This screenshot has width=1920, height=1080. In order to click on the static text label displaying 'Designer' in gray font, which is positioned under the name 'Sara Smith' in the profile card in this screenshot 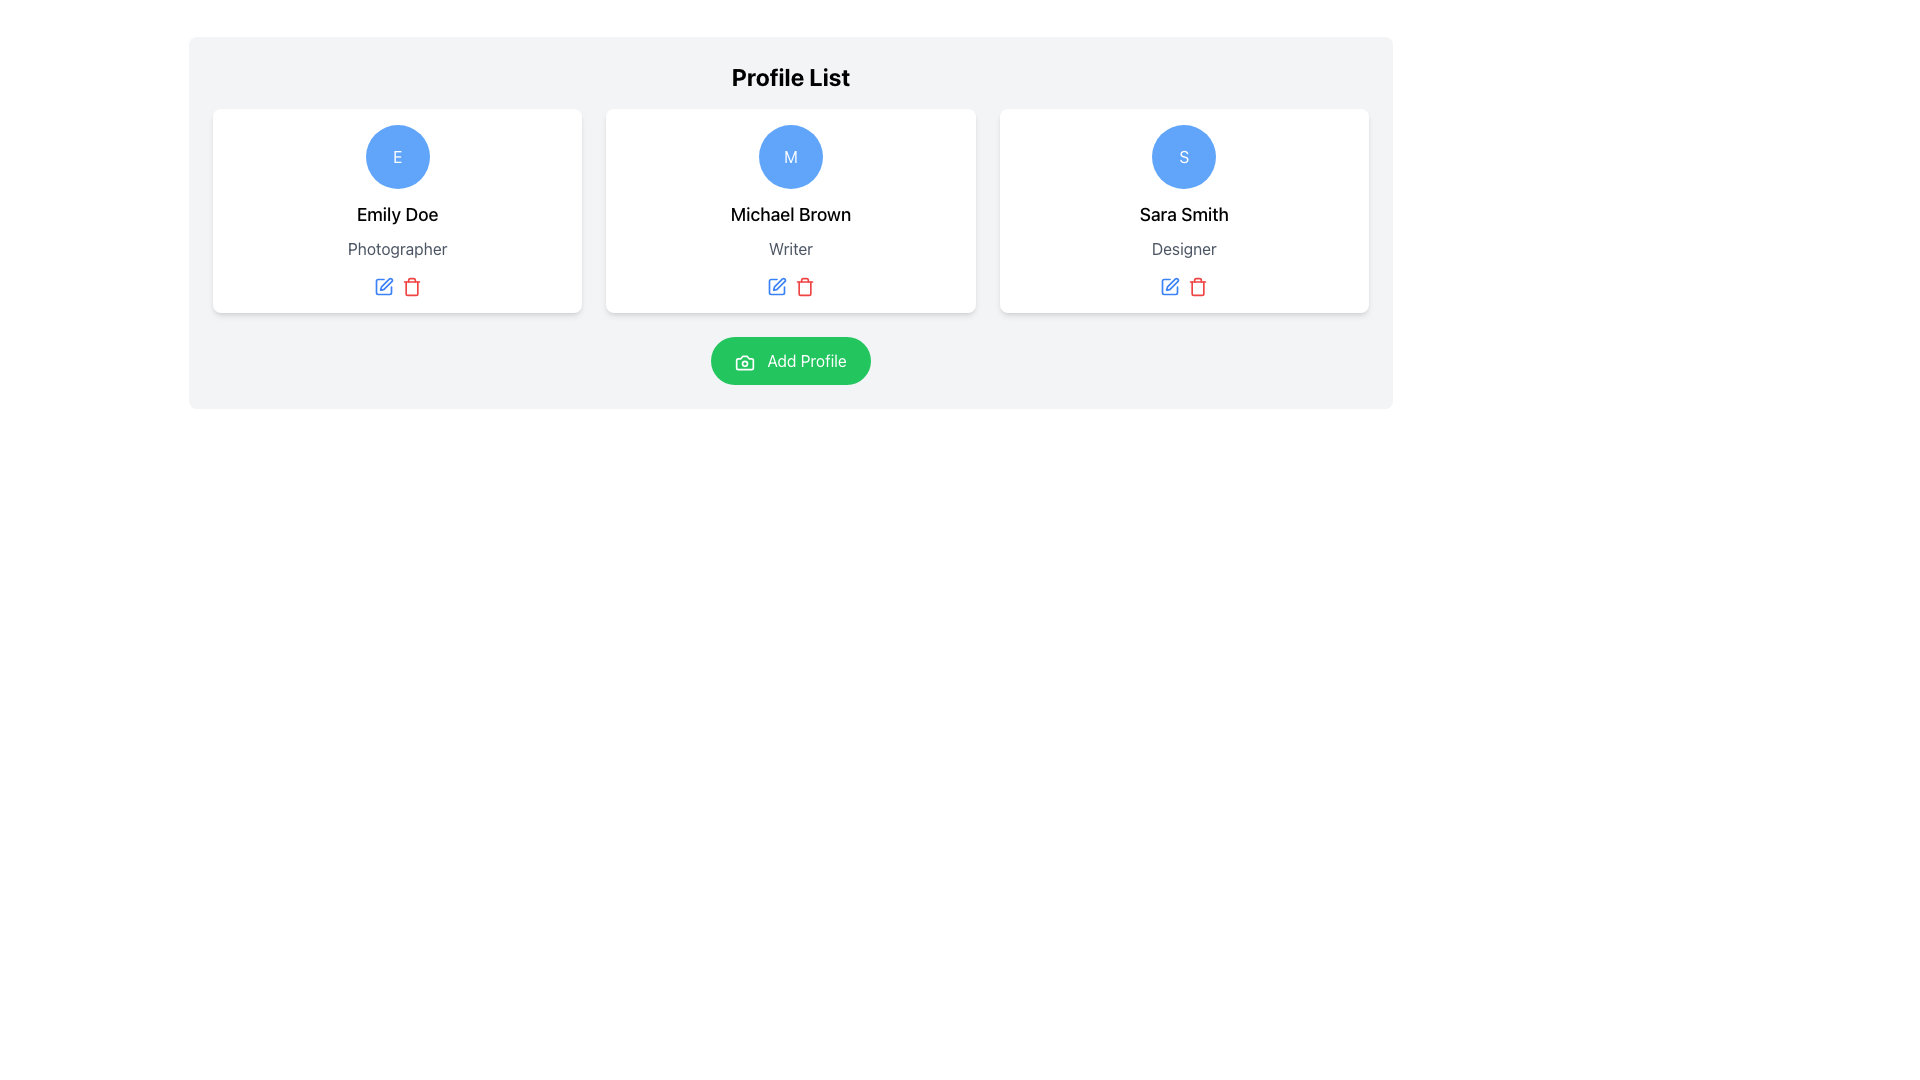, I will do `click(1184, 248)`.